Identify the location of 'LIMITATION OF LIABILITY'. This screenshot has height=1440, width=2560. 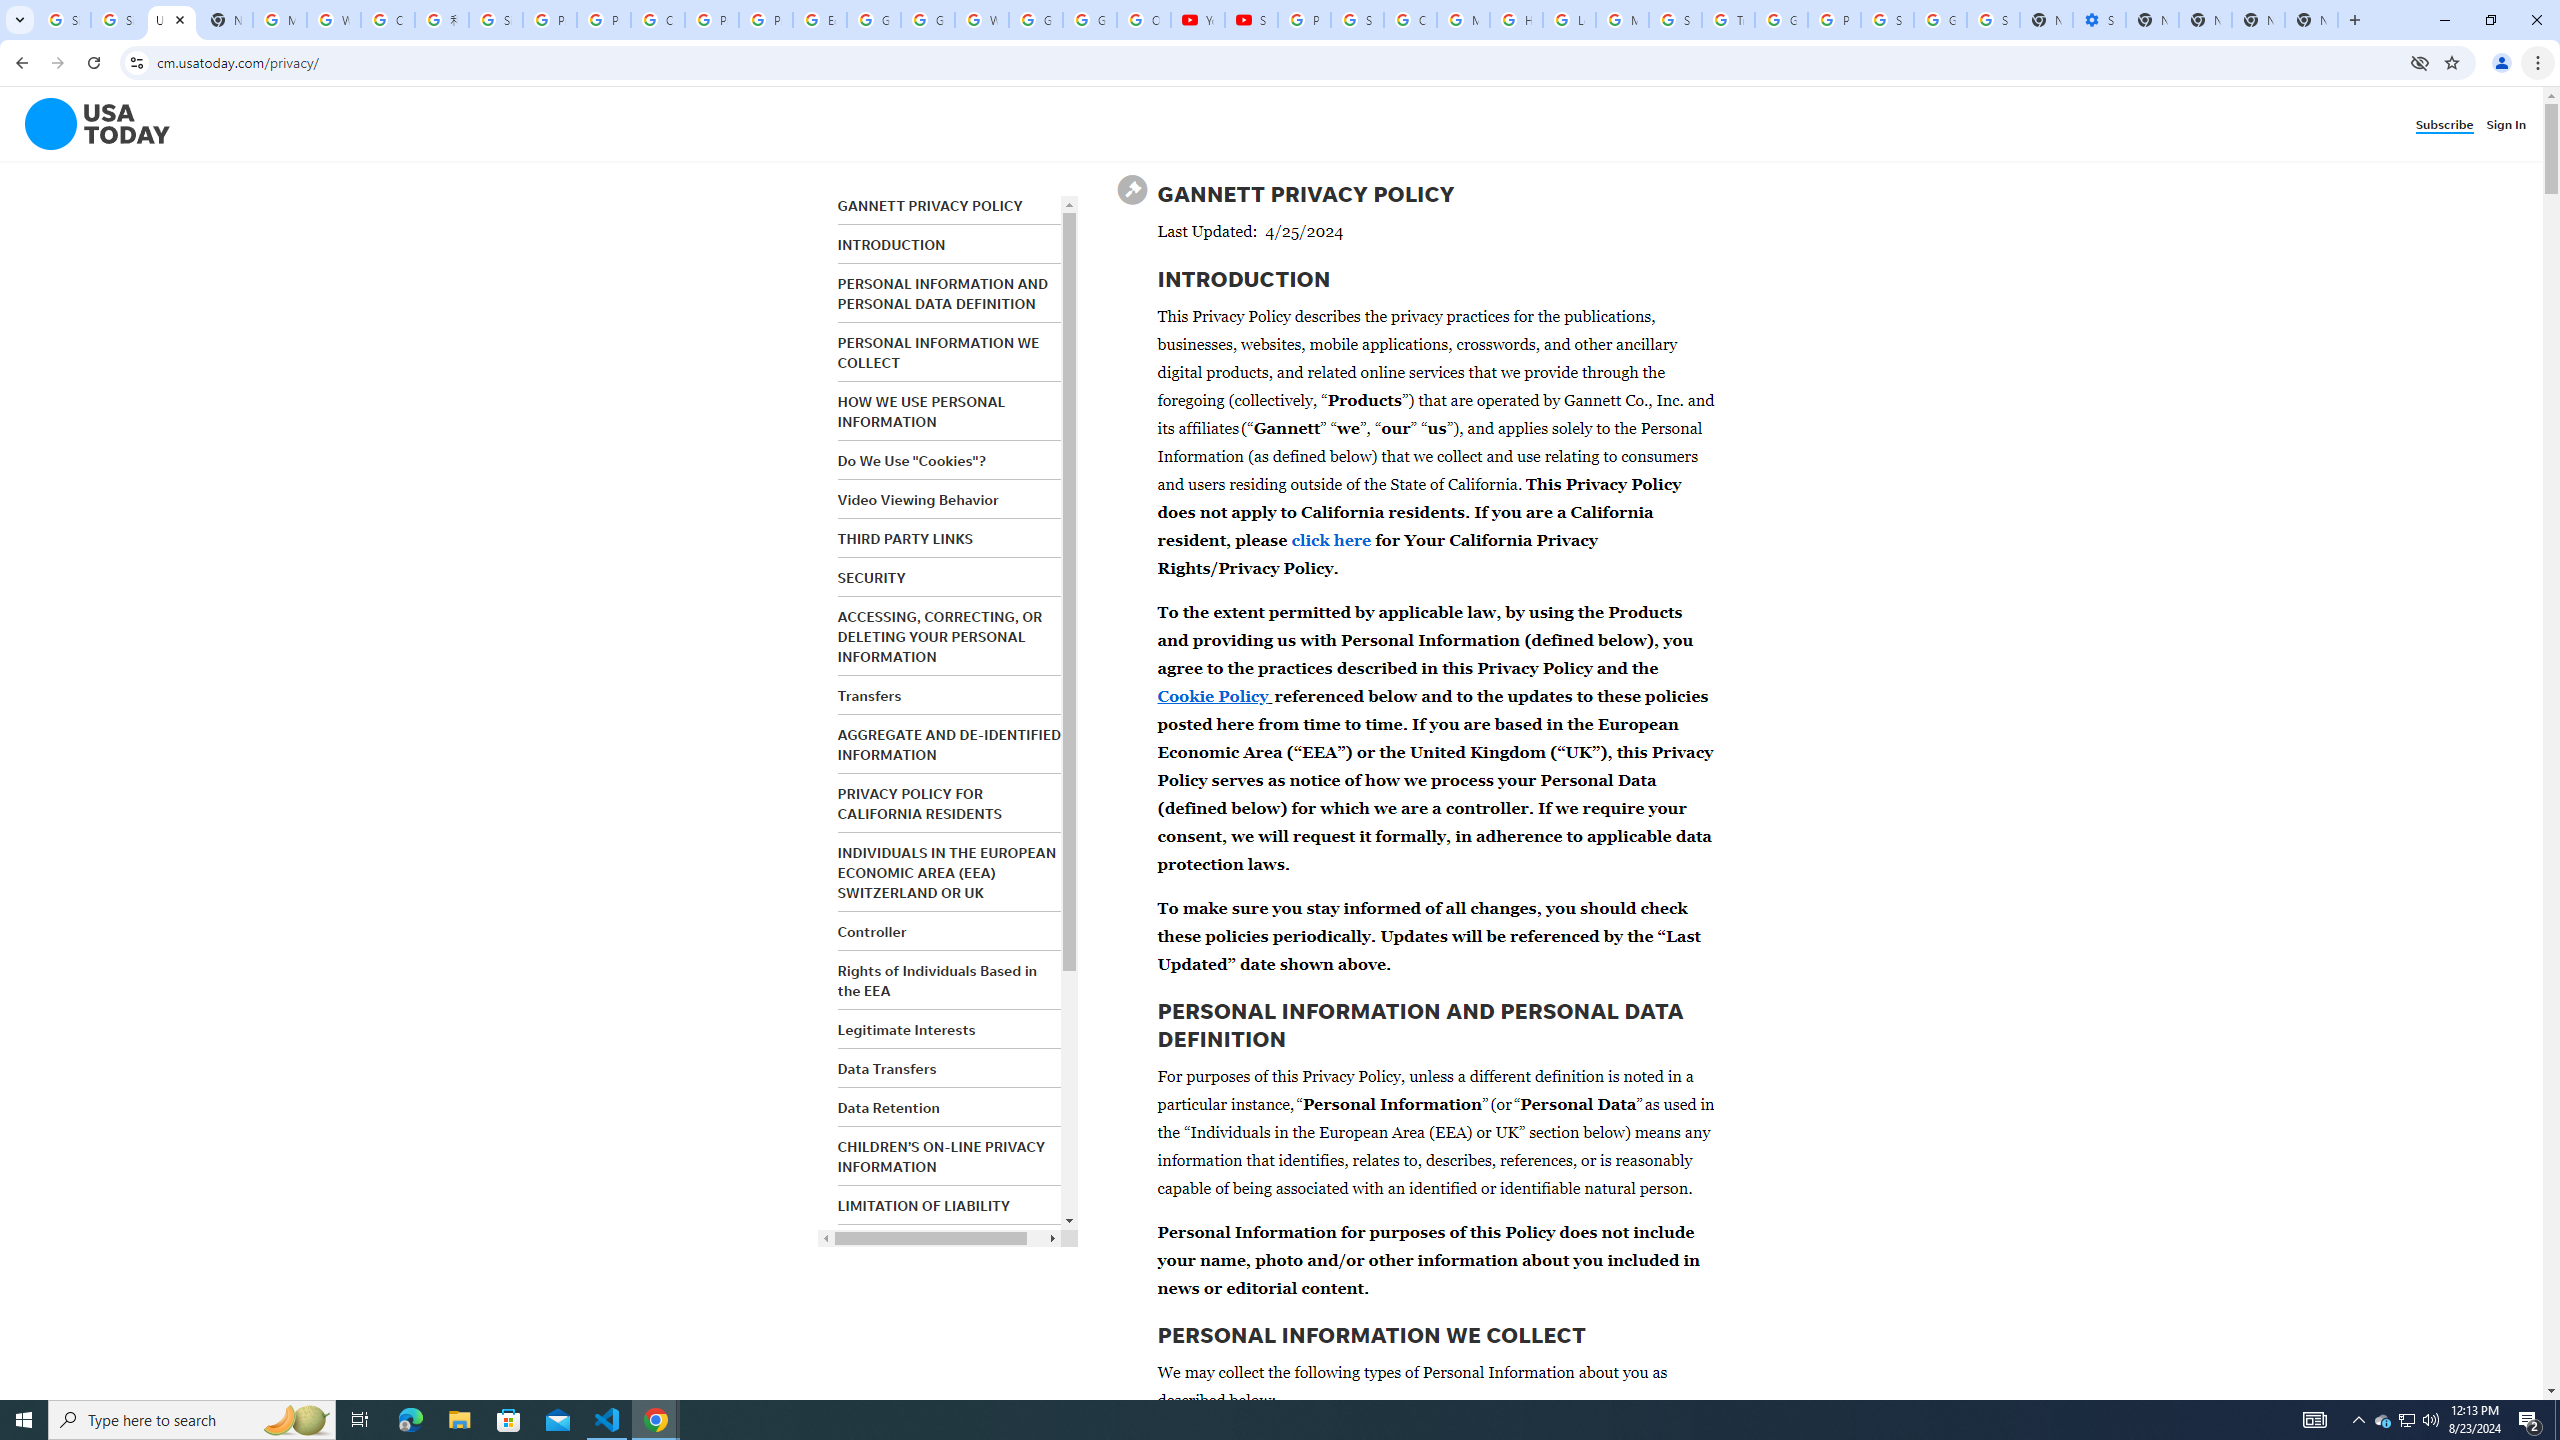
(924, 1206).